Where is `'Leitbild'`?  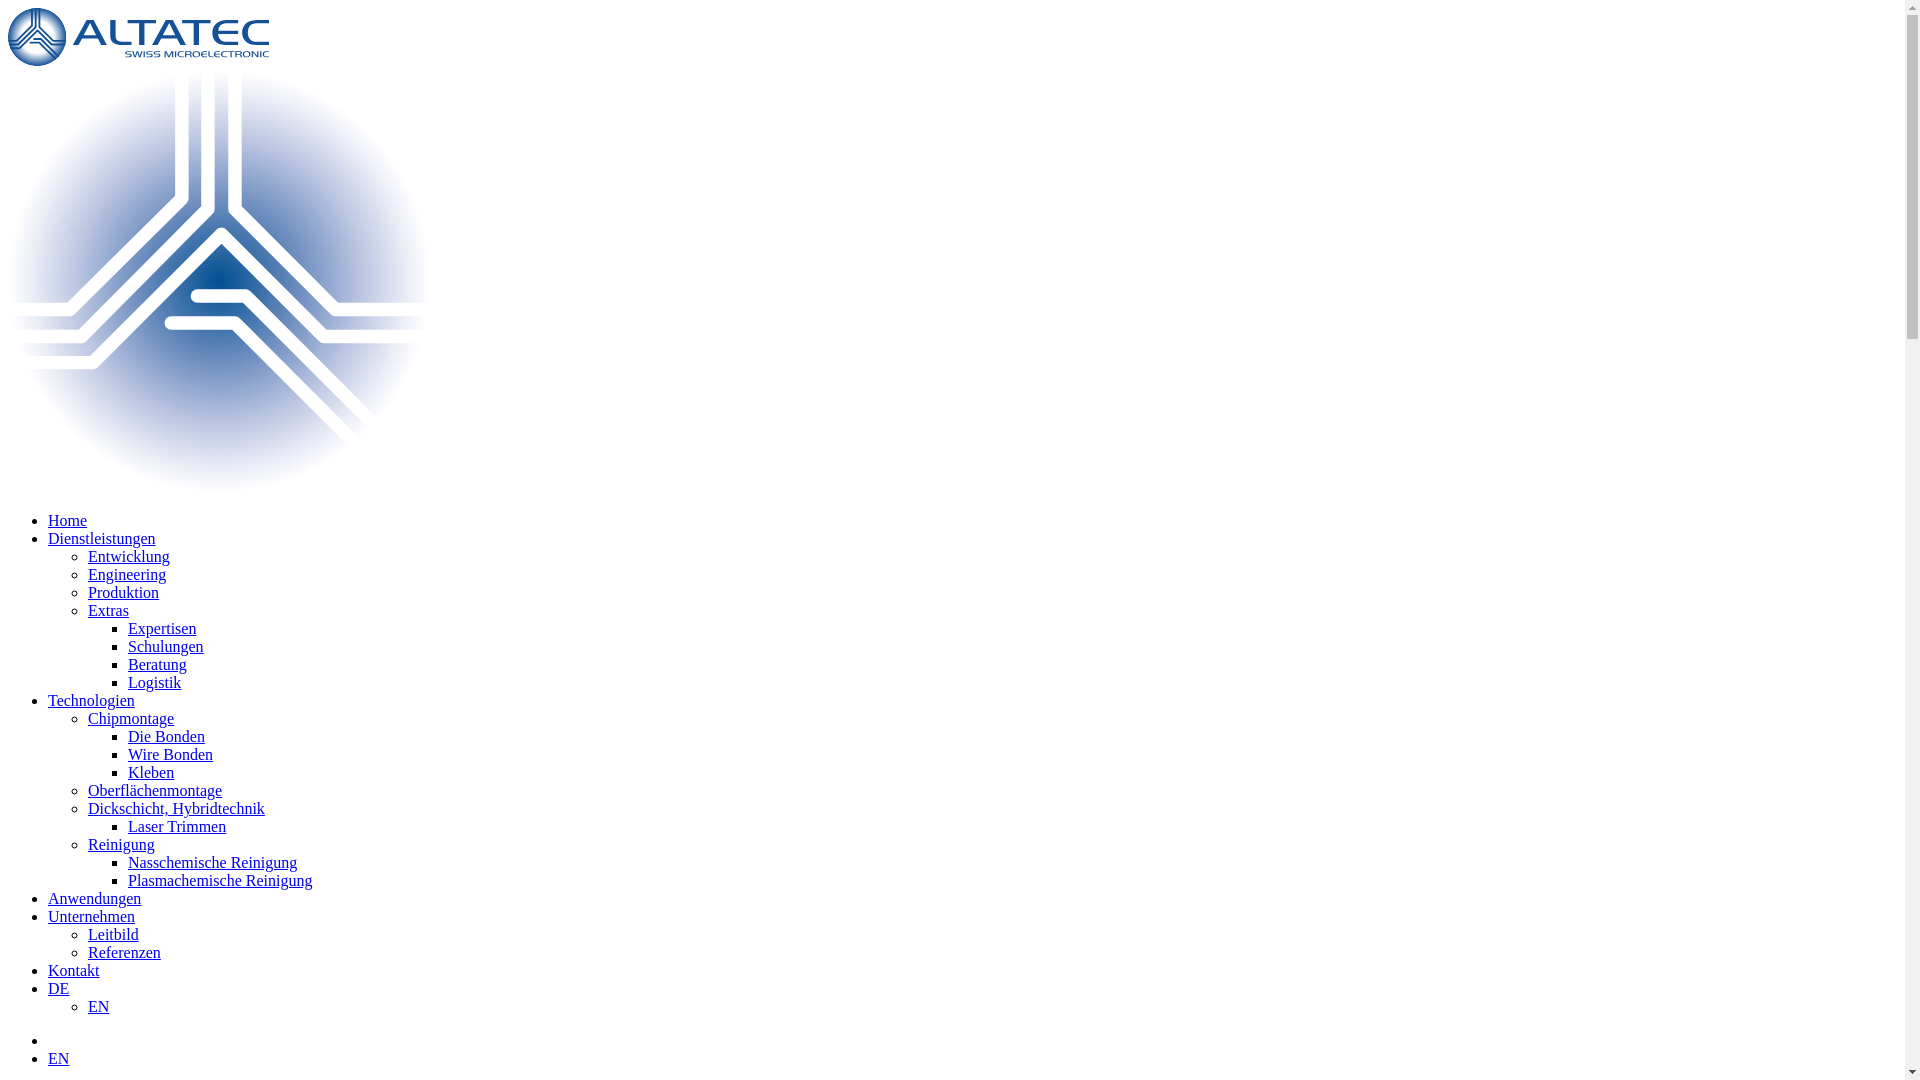
'Leitbild' is located at coordinates (112, 934).